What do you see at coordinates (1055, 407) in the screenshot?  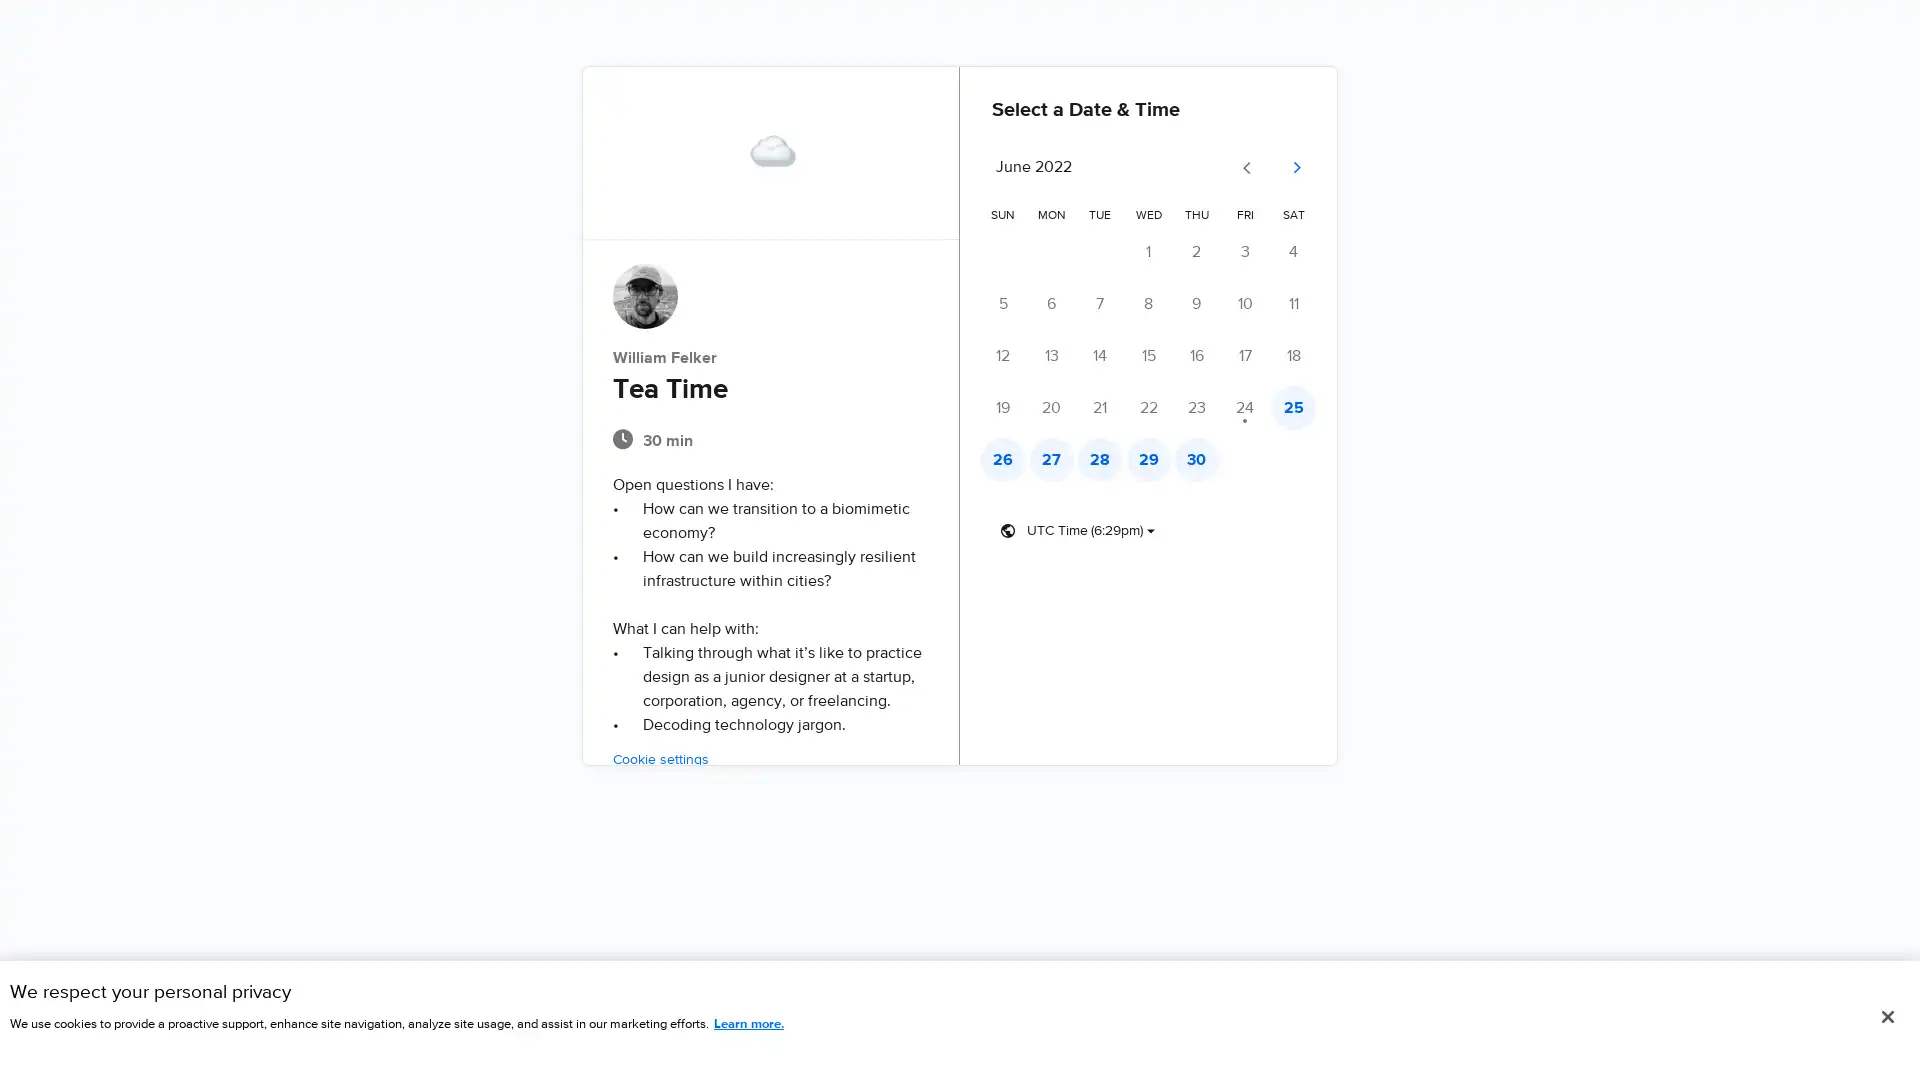 I see `Monday, June 20 - No times available` at bounding box center [1055, 407].